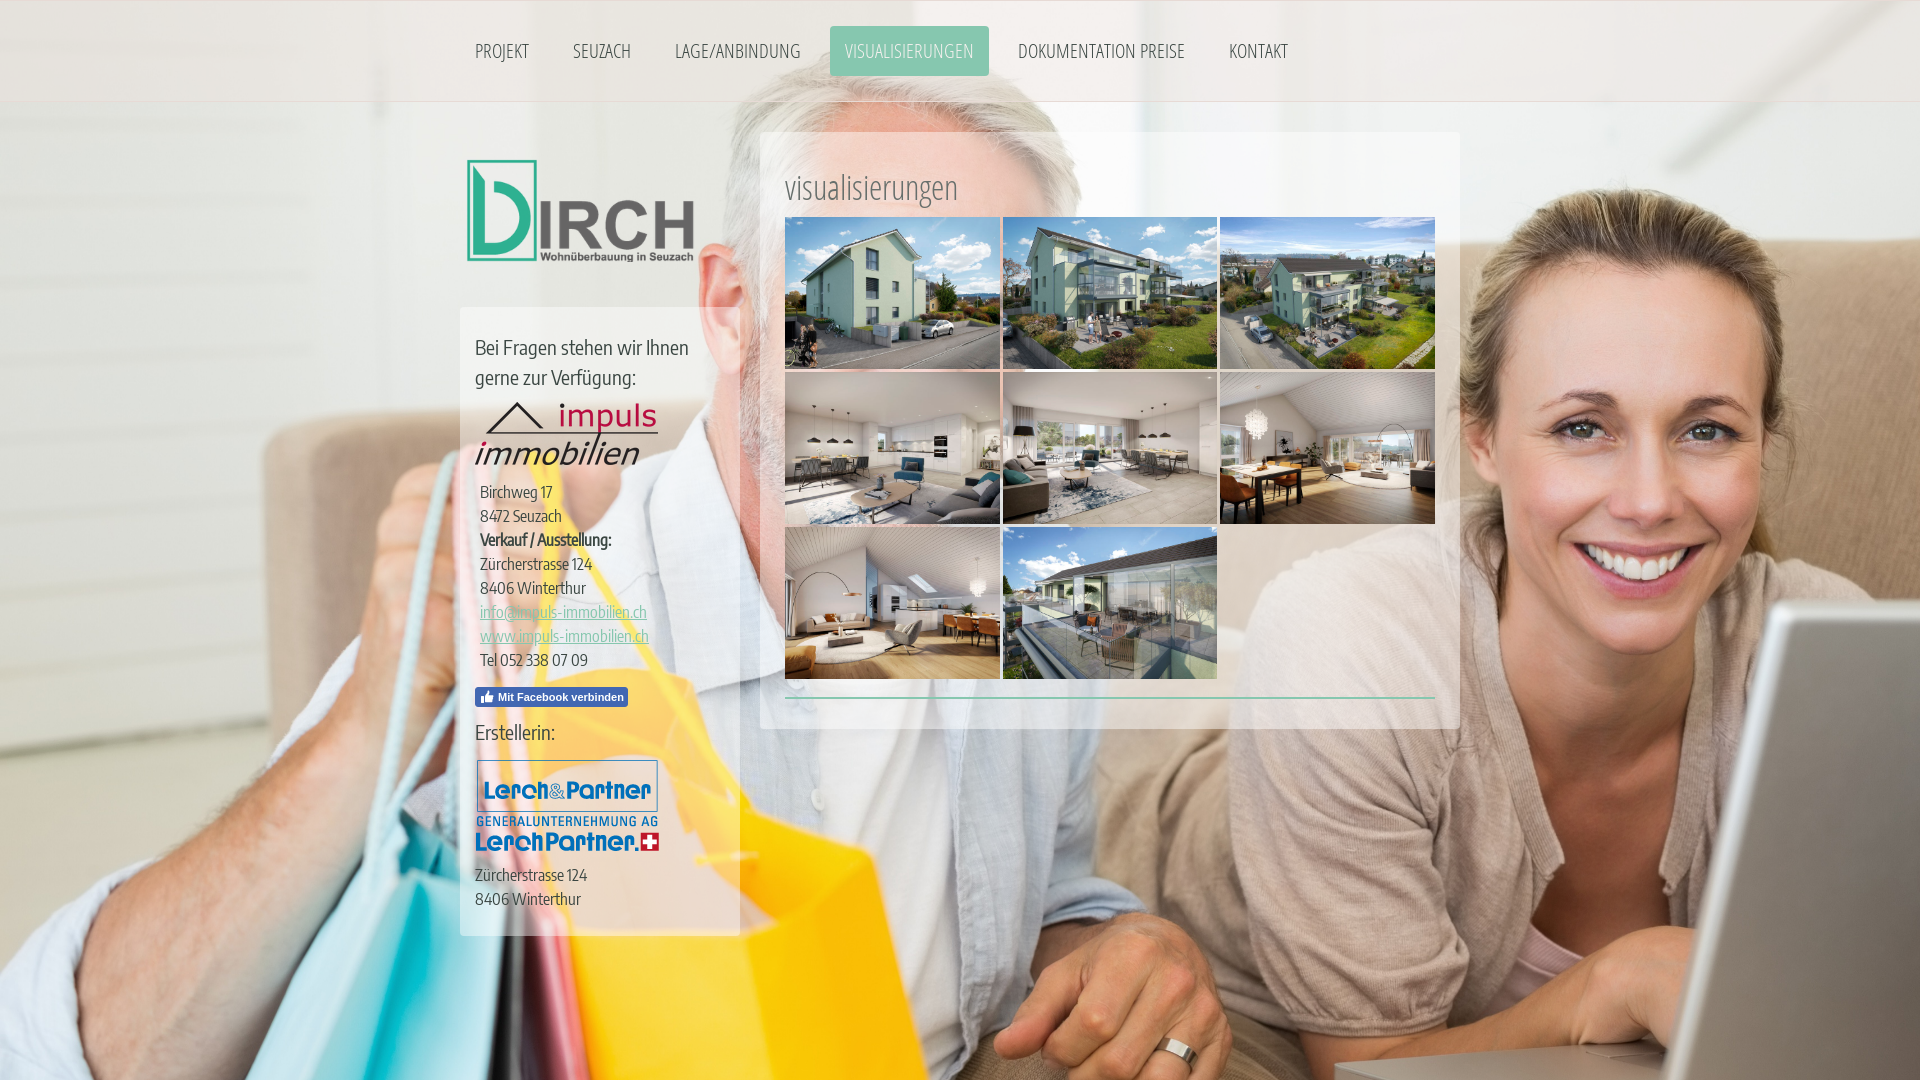  What do you see at coordinates (563, 636) in the screenshot?
I see `'www.impuls-immobilien.ch'` at bounding box center [563, 636].